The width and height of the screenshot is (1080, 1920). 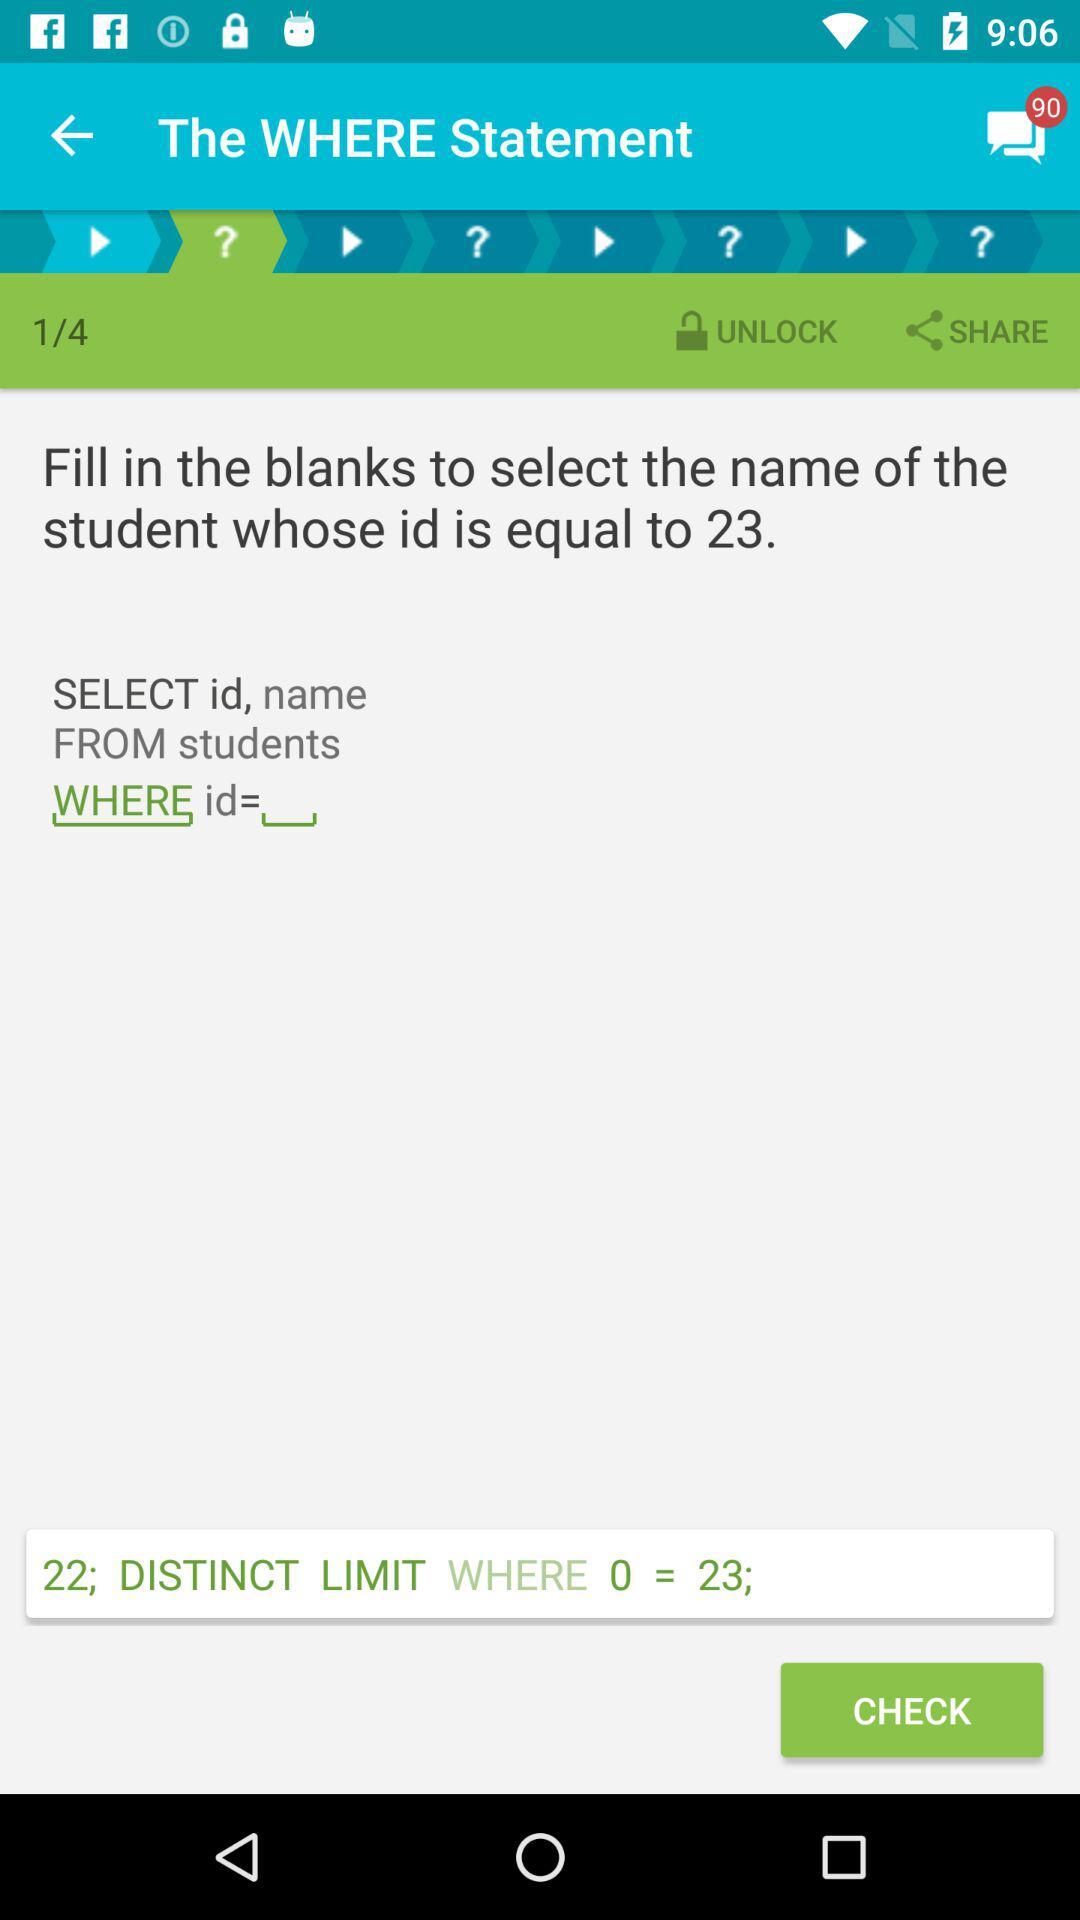 I want to click on proceed to this section, so click(x=855, y=240).